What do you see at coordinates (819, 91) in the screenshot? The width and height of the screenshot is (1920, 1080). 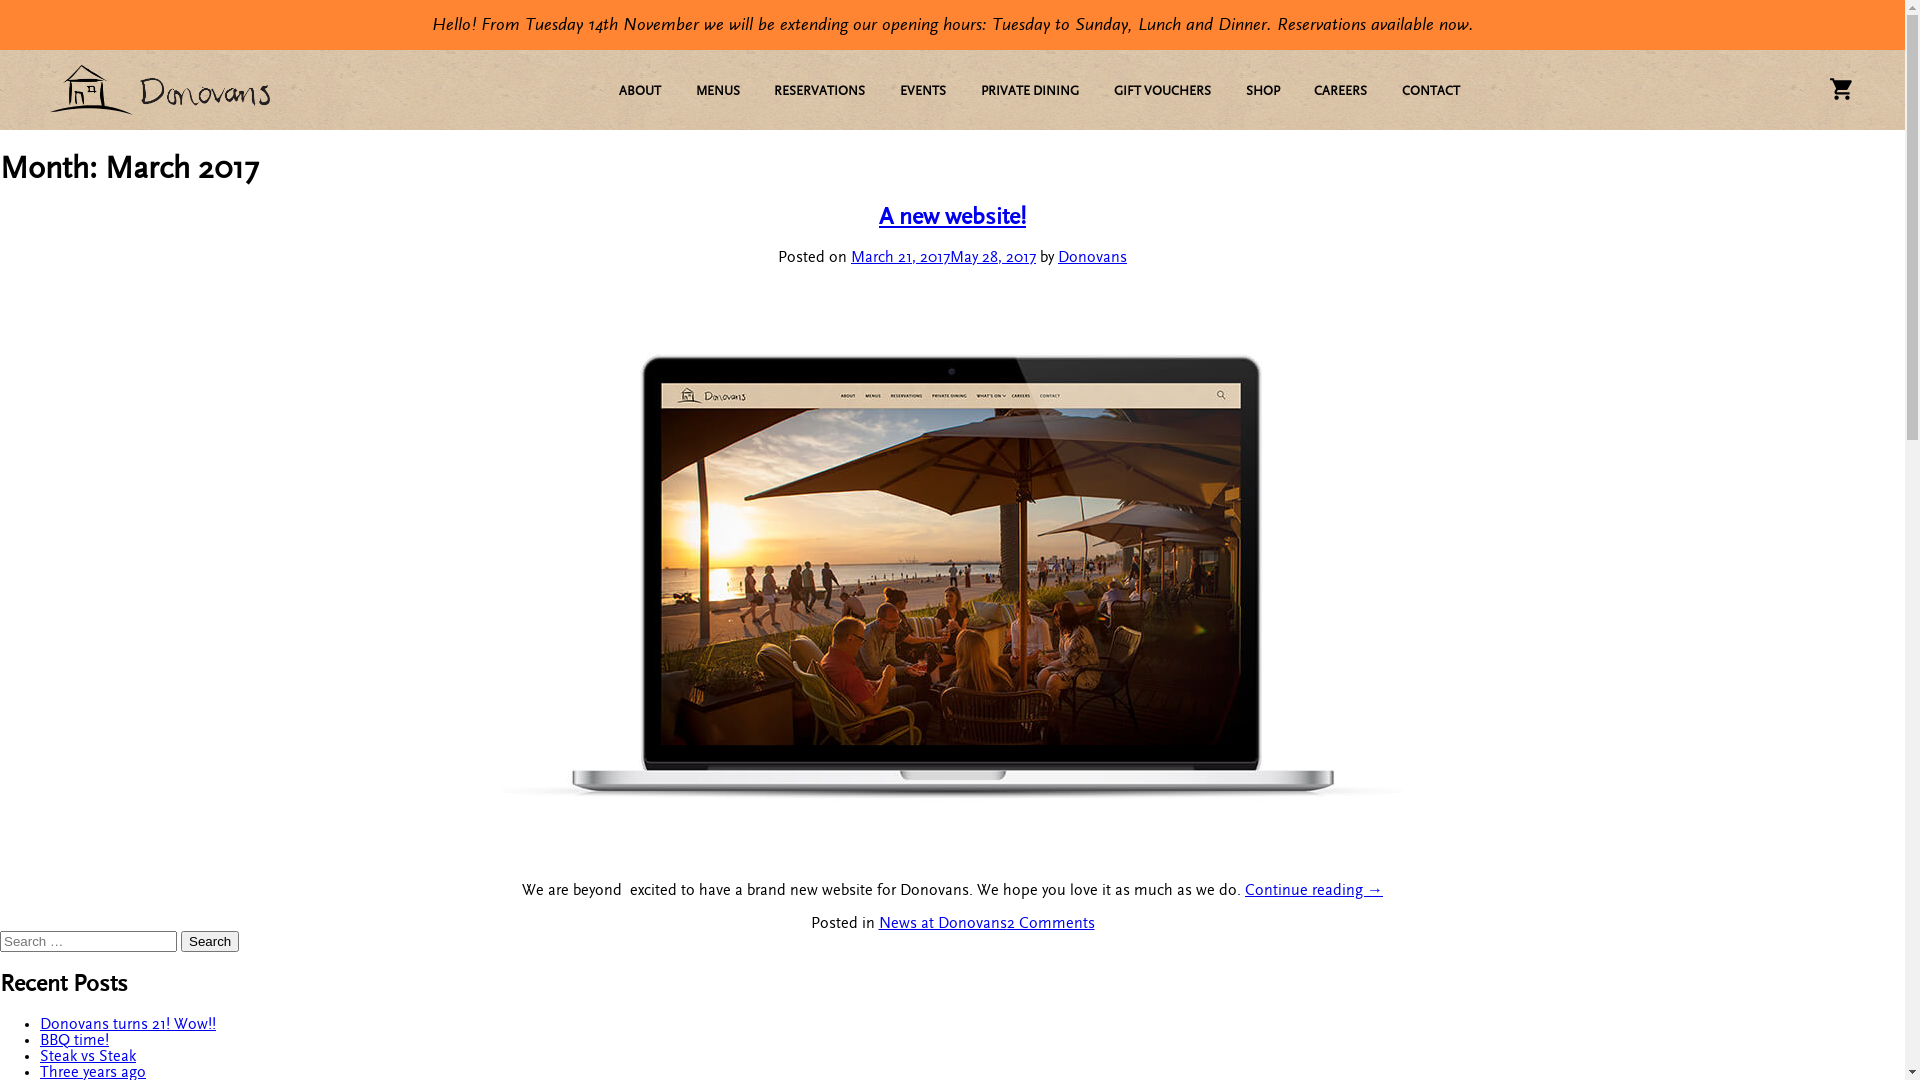 I see `'RESERVATIONS'` at bounding box center [819, 91].